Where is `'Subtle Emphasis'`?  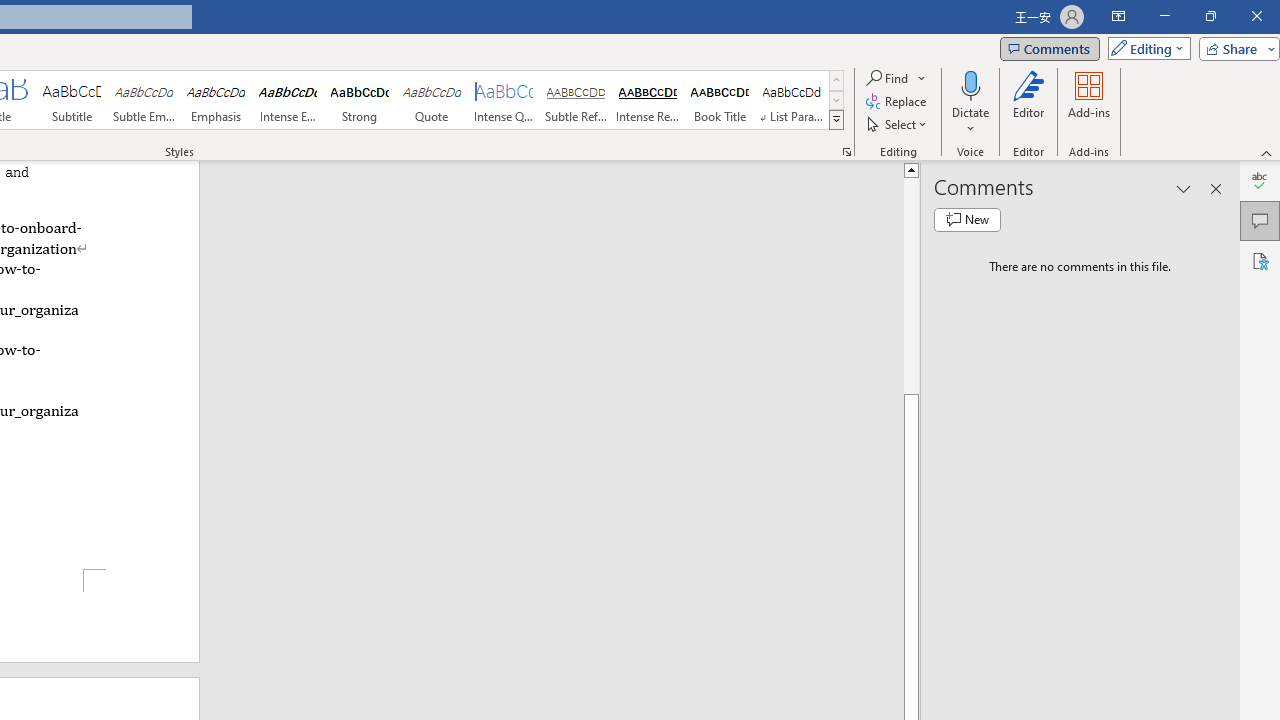
'Subtle Emphasis' is located at coordinates (143, 100).